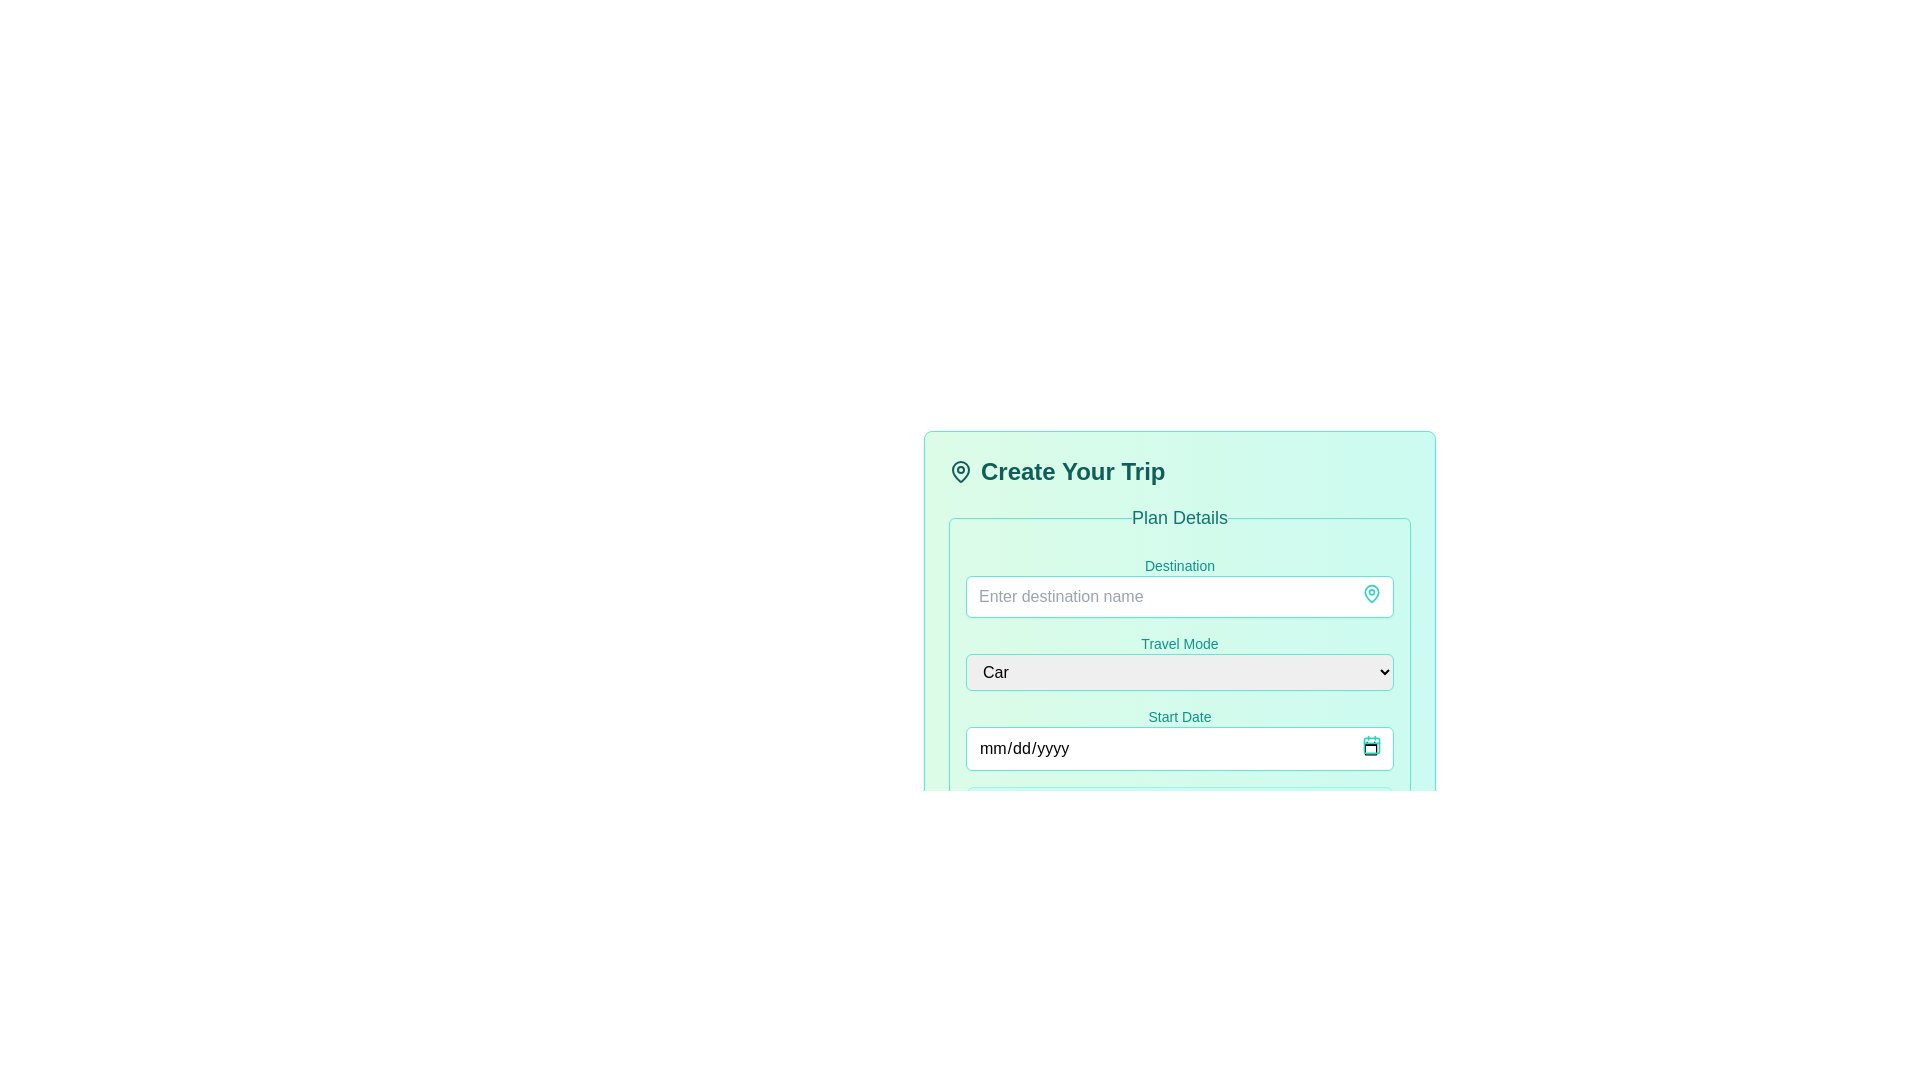 This screenshot has width=1920, height=1080. What do you see at coordinates (1371, 593) in the screenshot?
I see `the teal-colored map pin icon located on the far right of the 'Destination' input field` at bounding box center [1371, 593].